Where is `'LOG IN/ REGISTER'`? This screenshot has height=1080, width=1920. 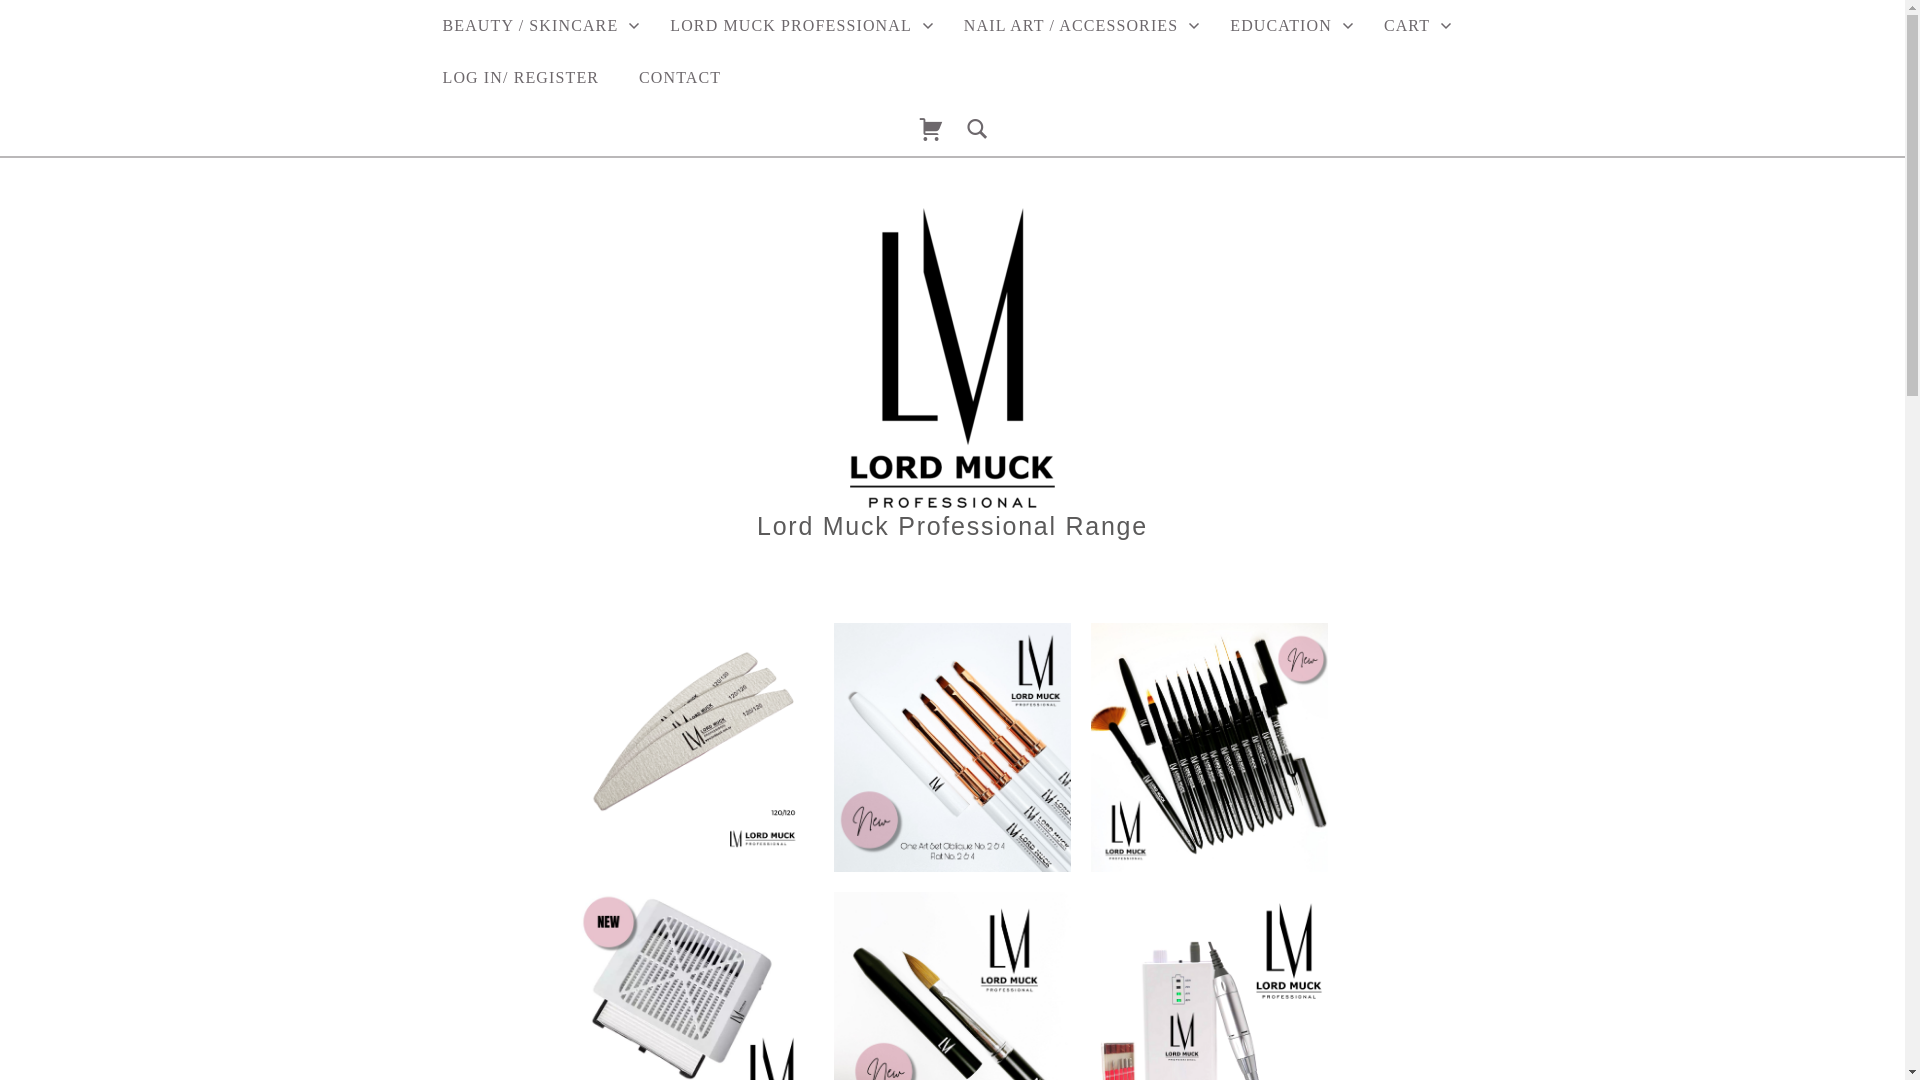
'LOG IN/ REGISTER' is located at coordinates (520, 76).